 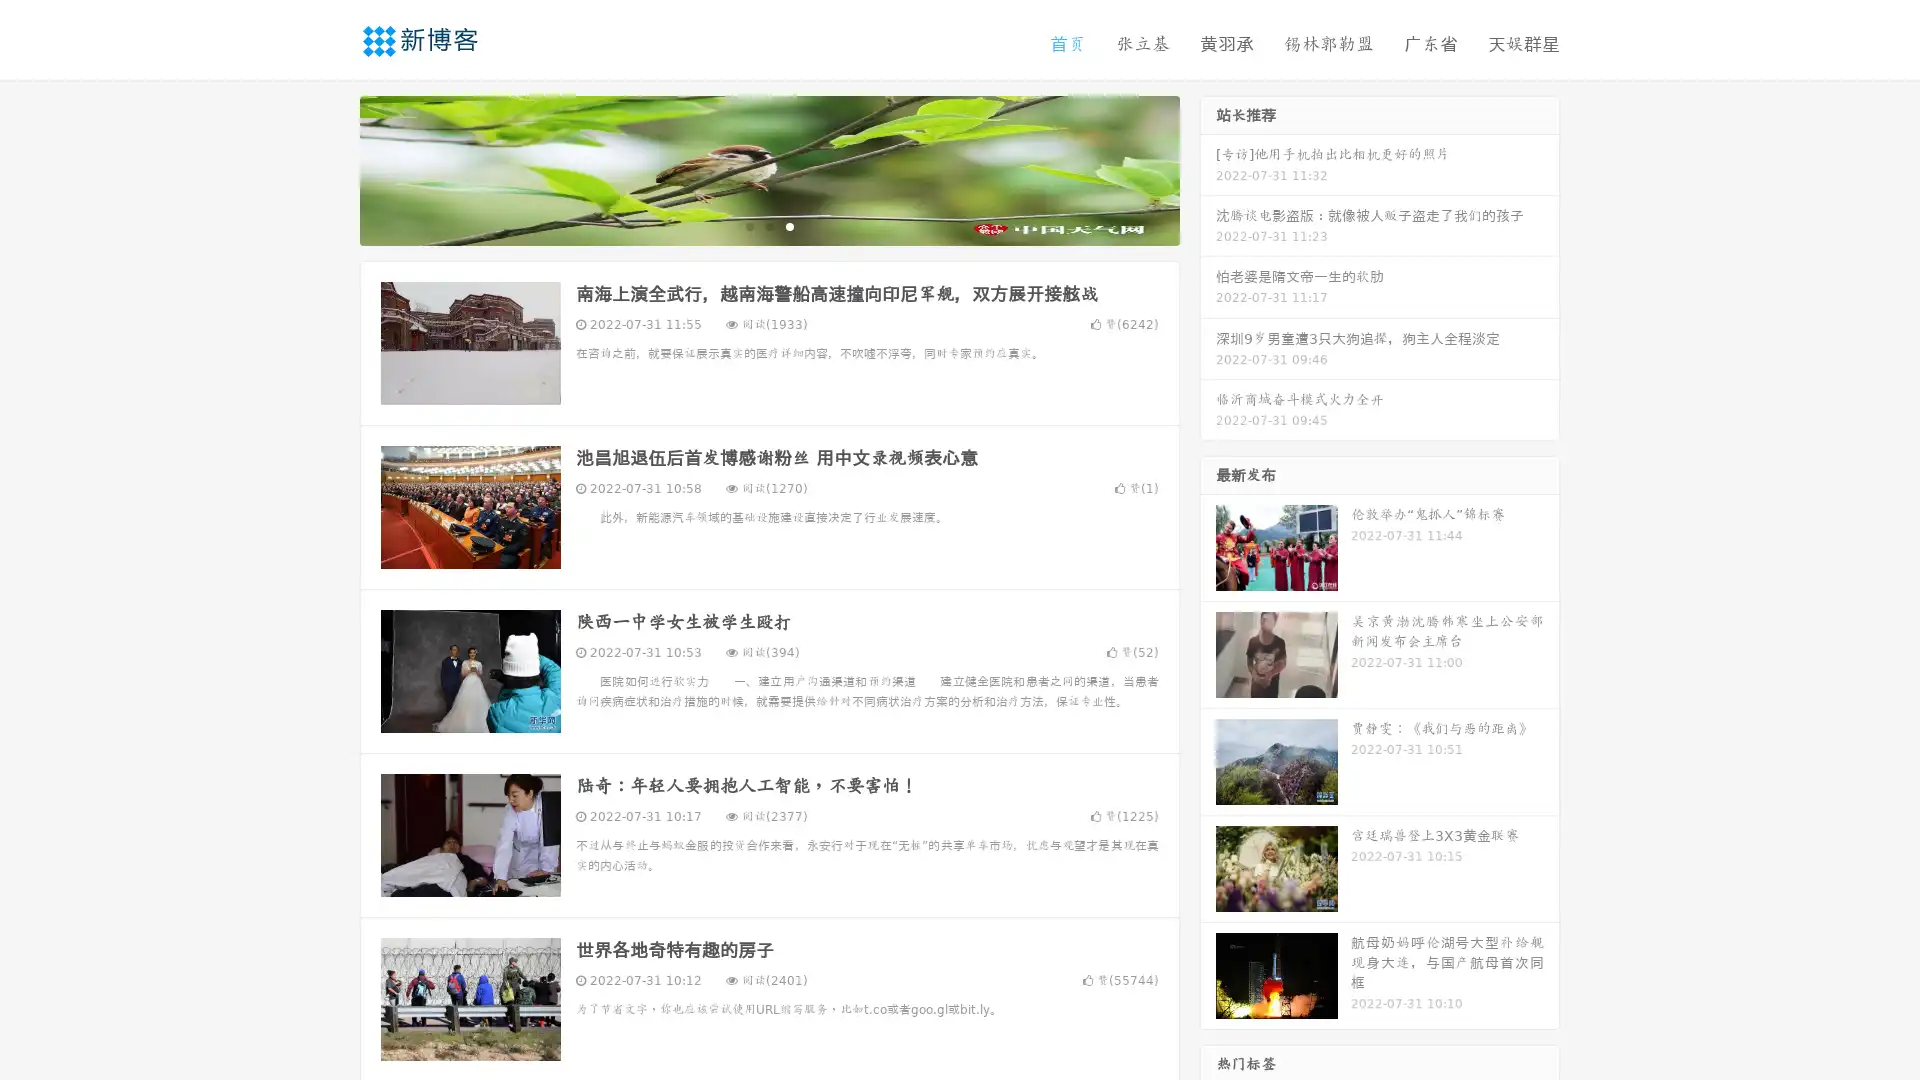 What do you see at coordinates (789, 225) in the screenshot?
I see `Go to slide 3` at bounding box center [789, 225].